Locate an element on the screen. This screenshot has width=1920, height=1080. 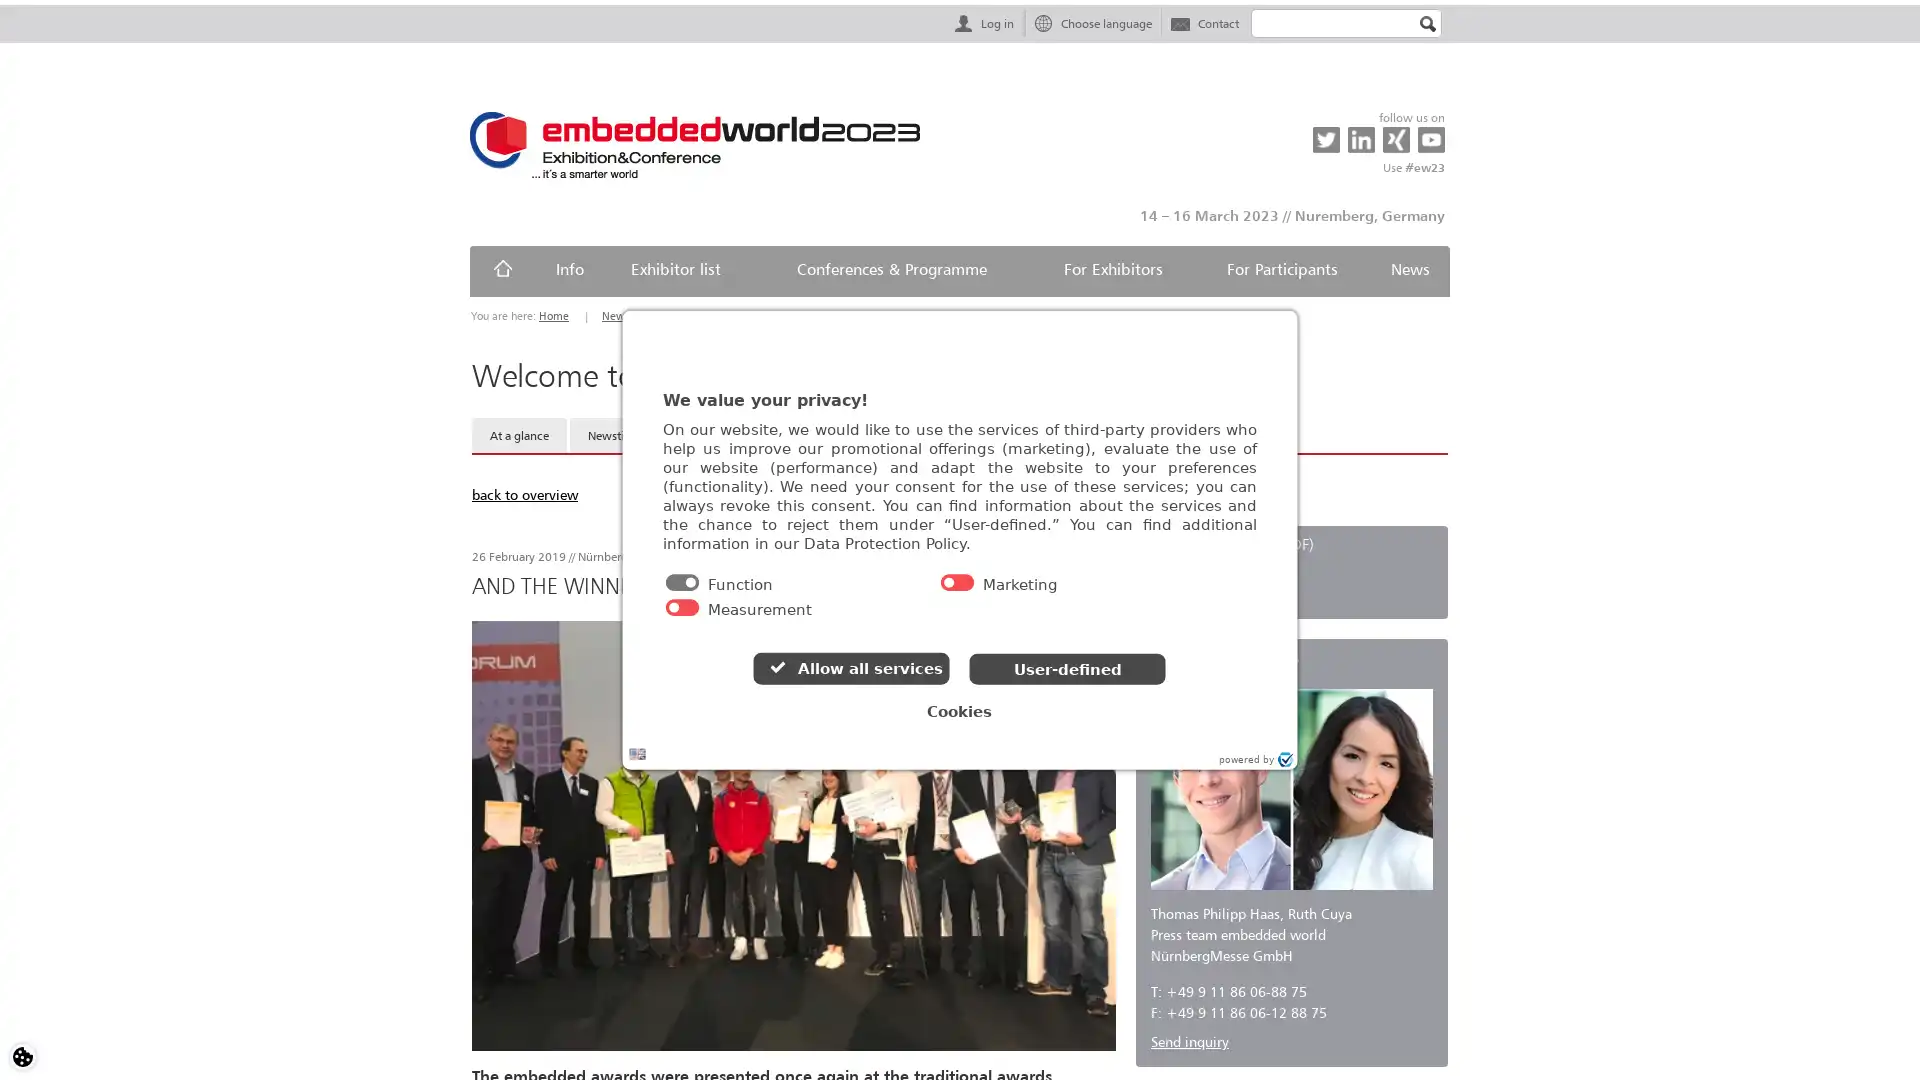
Allow all services is located at coordinates (849, 677).